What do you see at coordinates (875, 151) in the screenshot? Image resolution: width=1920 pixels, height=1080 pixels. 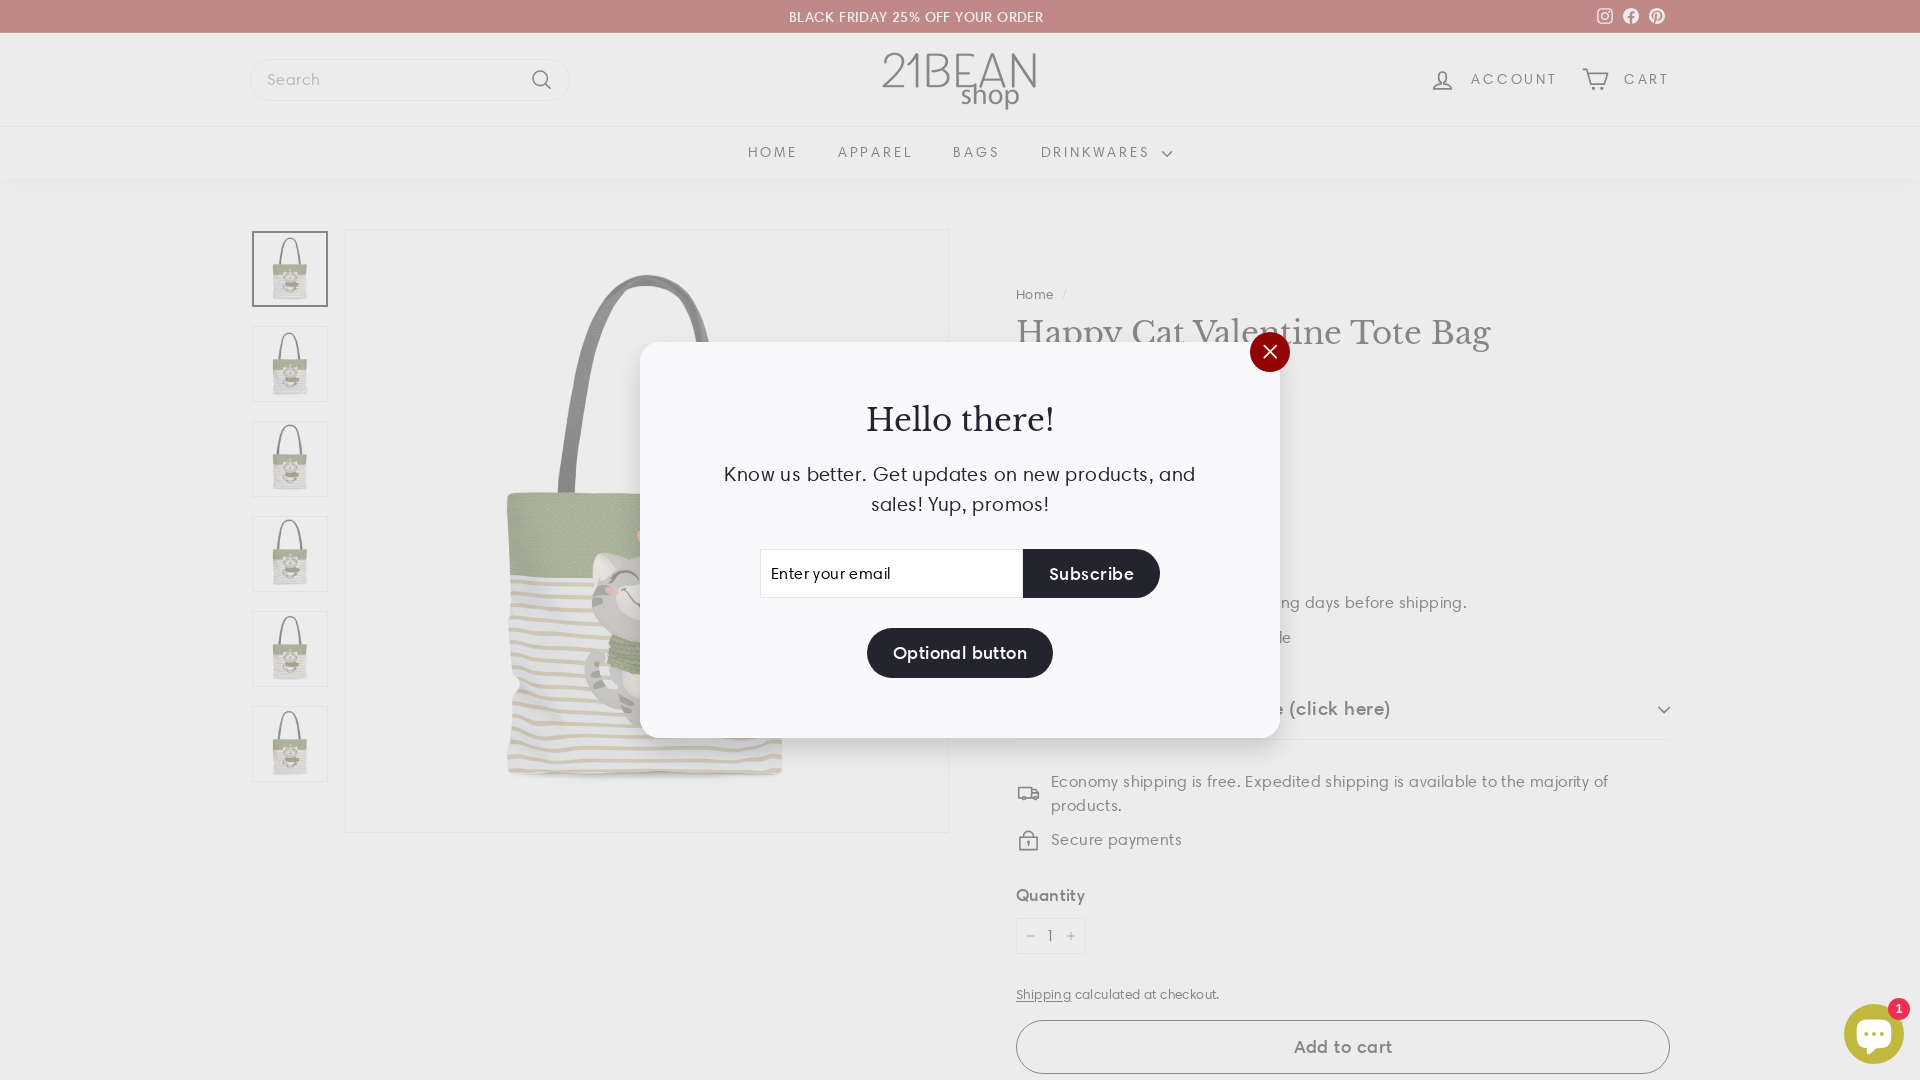 I see `'APPAREL'` at bounding box center [875, 151].